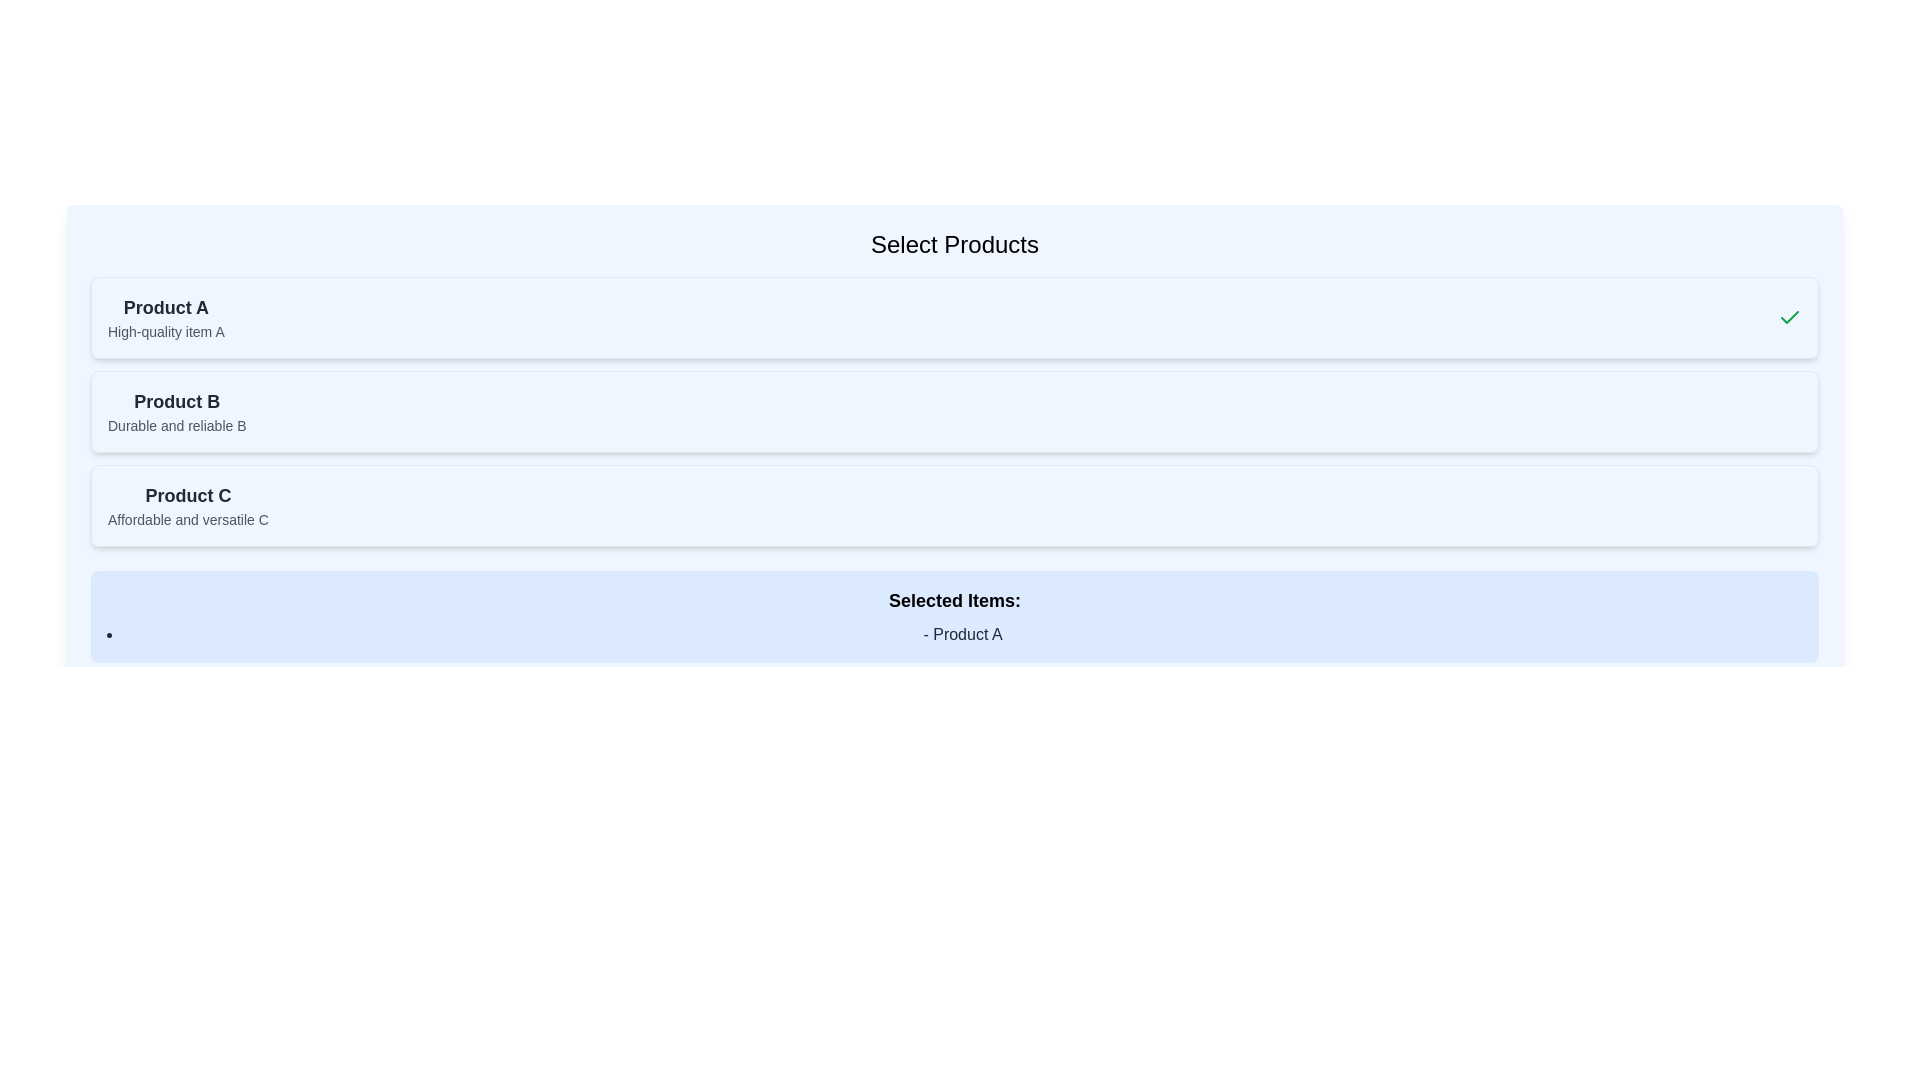 Image resolution: width=1920 pixels, height=1080 pixels. What do you see at coordinates (188, 495) in the screenshot?
I see `the title text for the third product section, which helps users identify this product category, located above the description text 'Affordable and versatile C'` at bounding box center [188, 495].